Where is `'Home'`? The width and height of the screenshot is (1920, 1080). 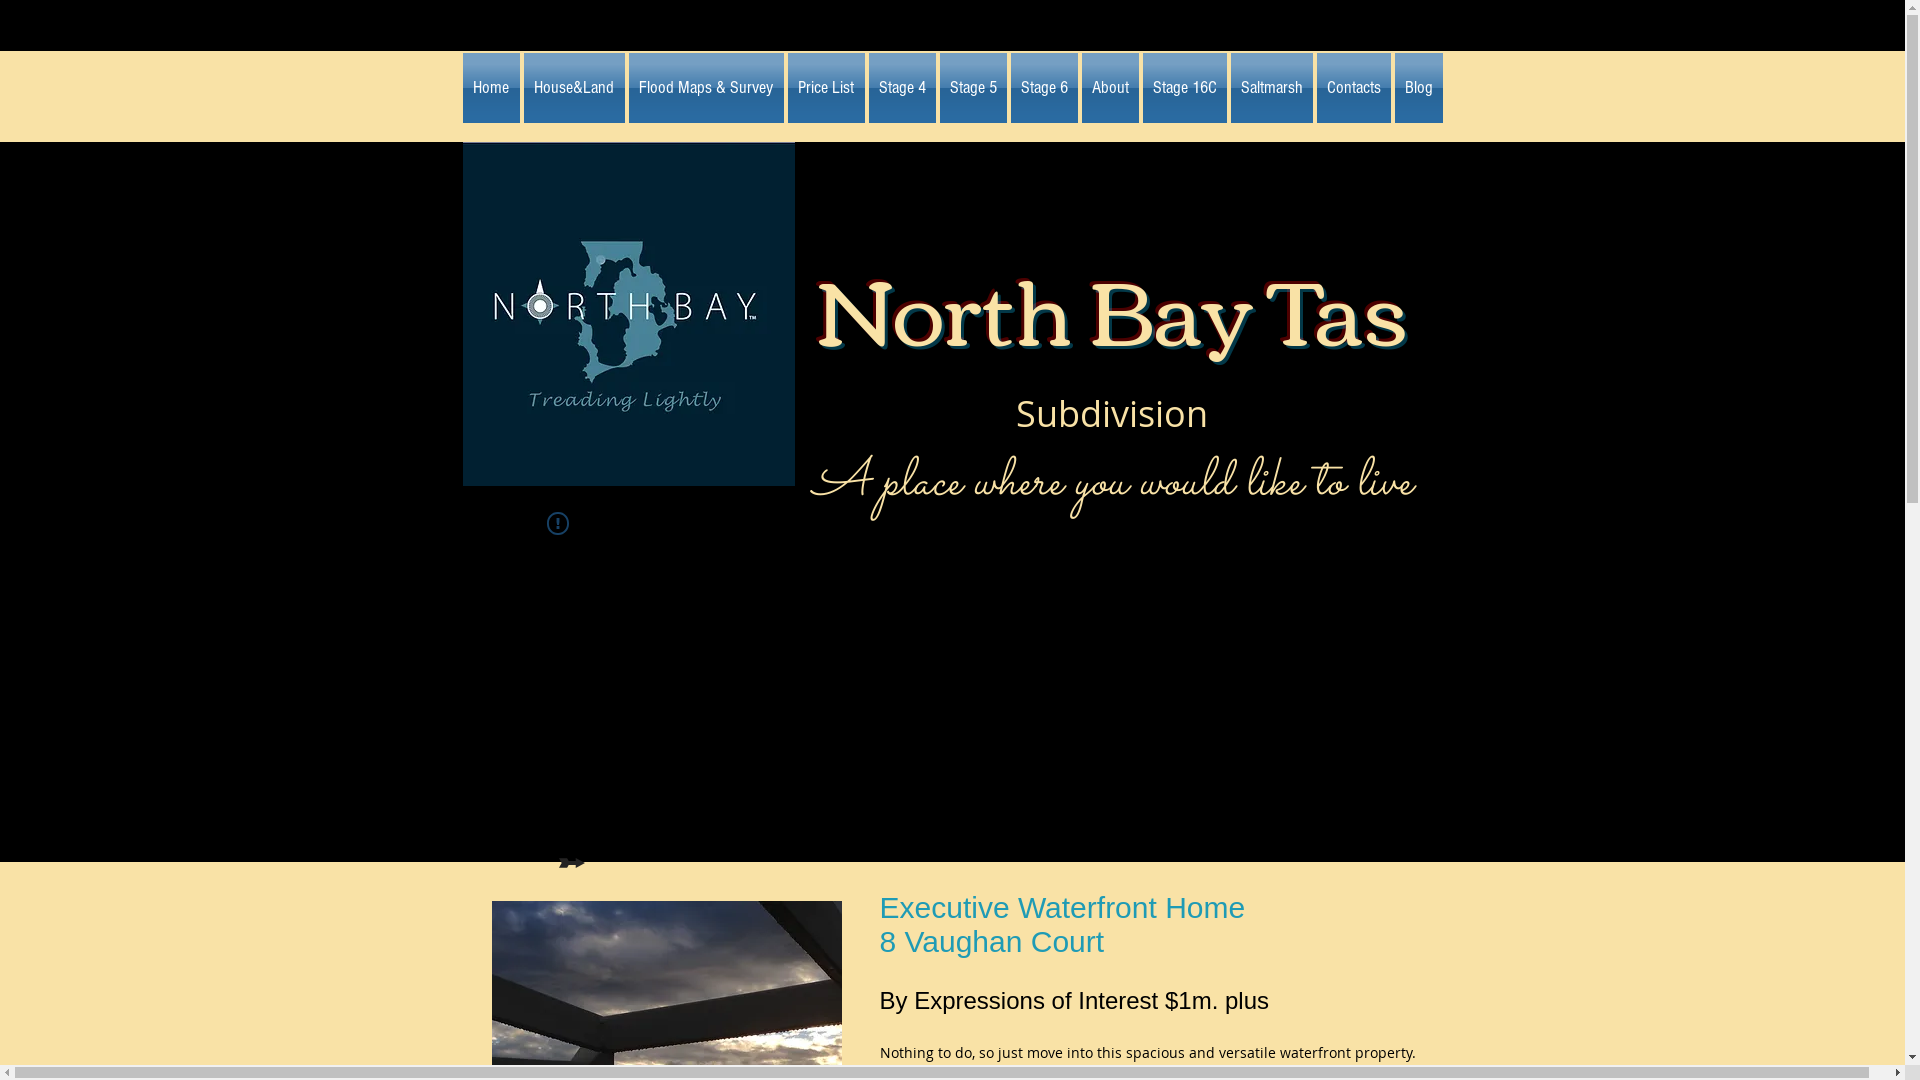
'Home' is located at coordinates (491, 87).